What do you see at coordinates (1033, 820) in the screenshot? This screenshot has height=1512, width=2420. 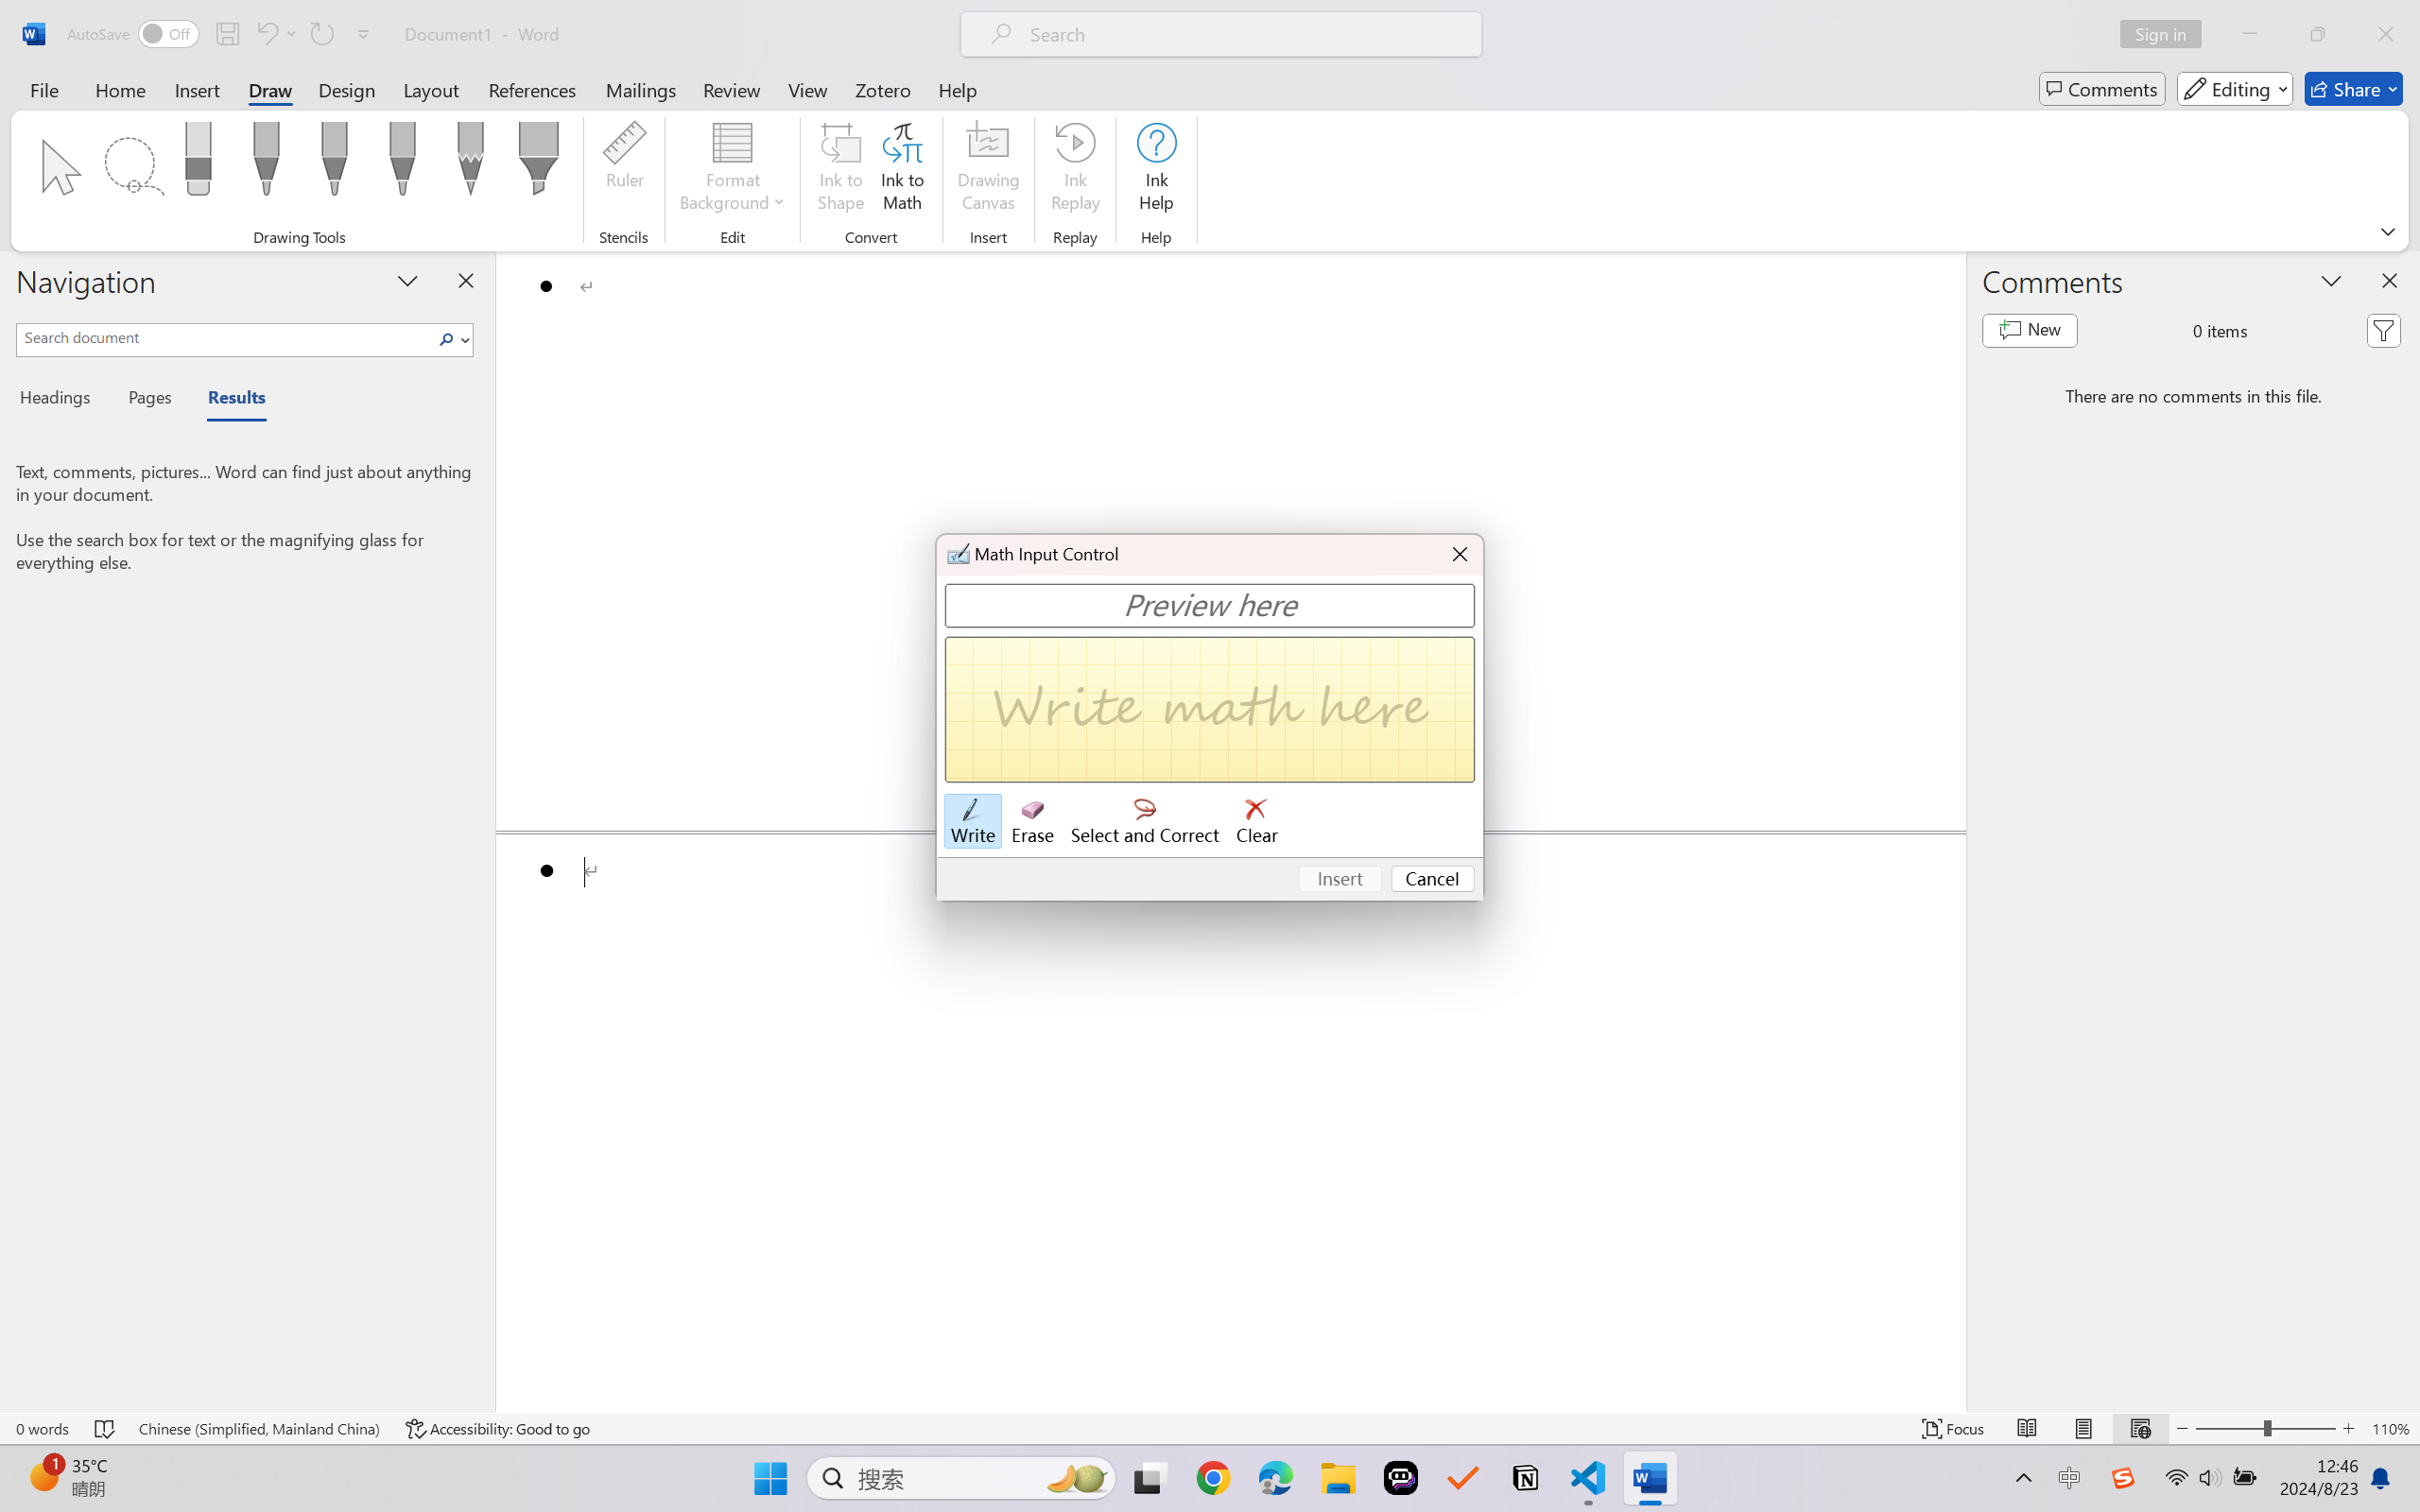 I see `'Erase'` at bounding box center [1033, 820].